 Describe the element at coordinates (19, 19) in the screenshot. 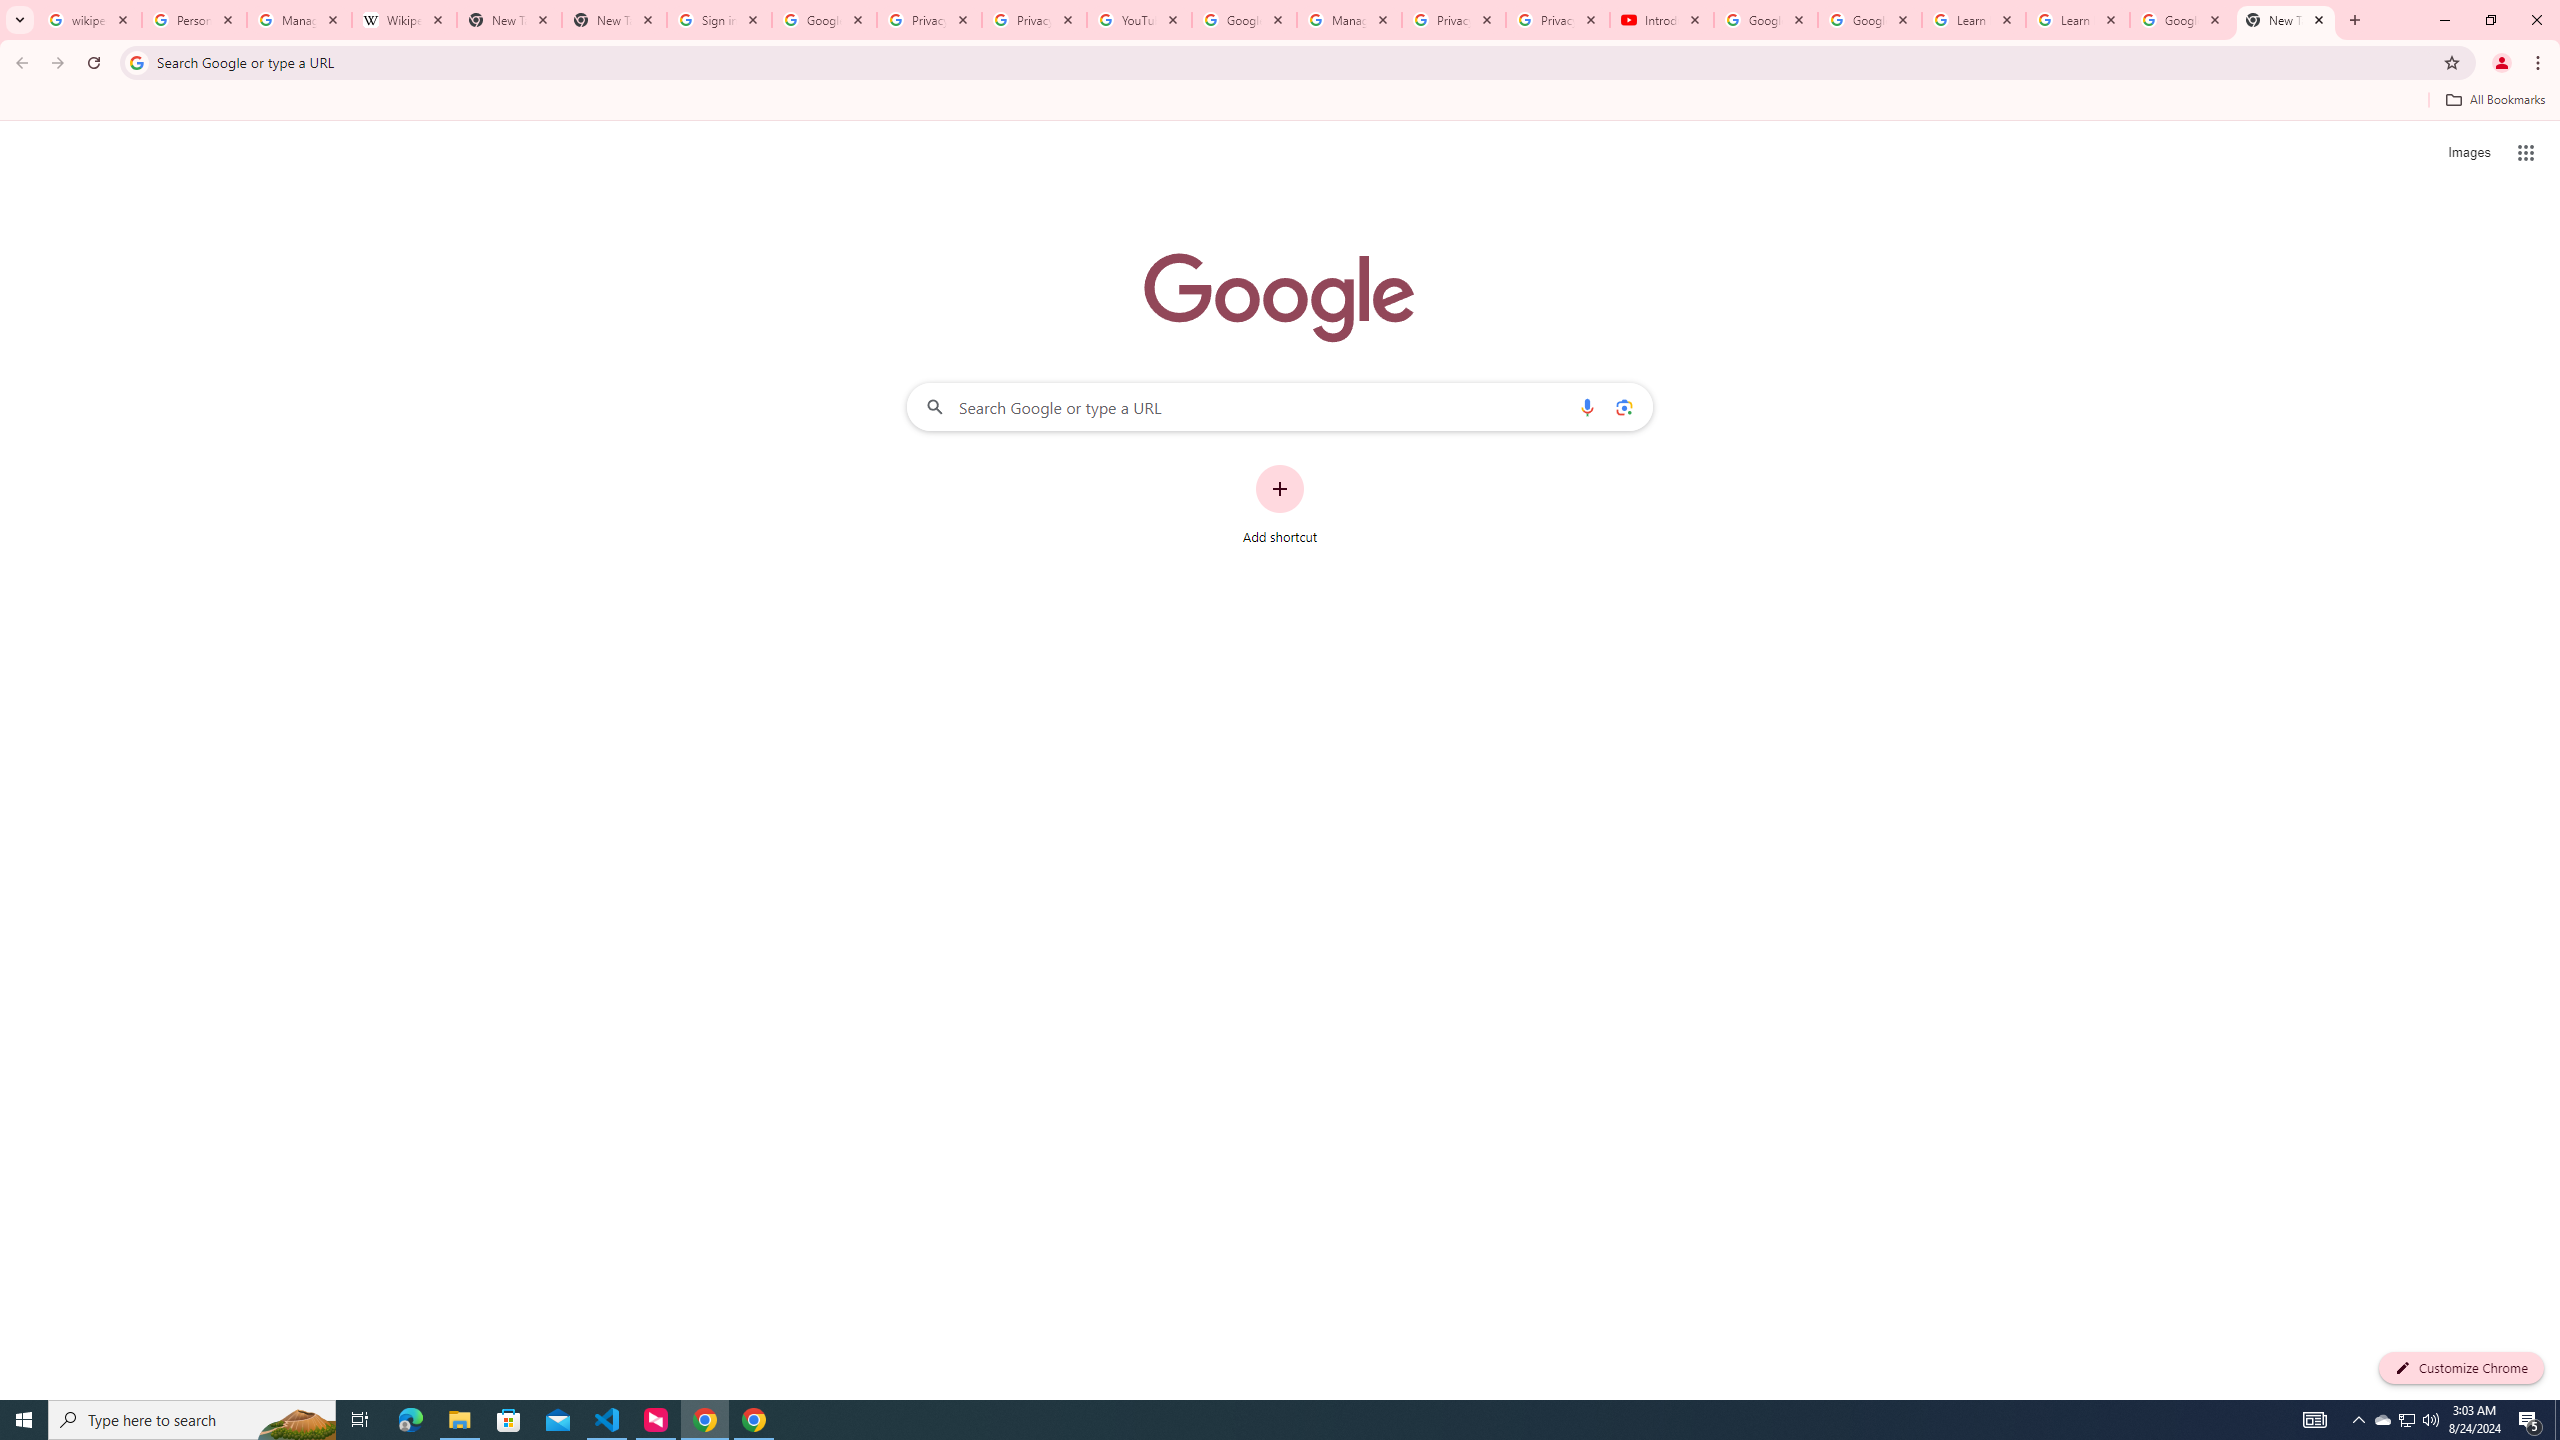

I see `'Search tabs'` at that location.